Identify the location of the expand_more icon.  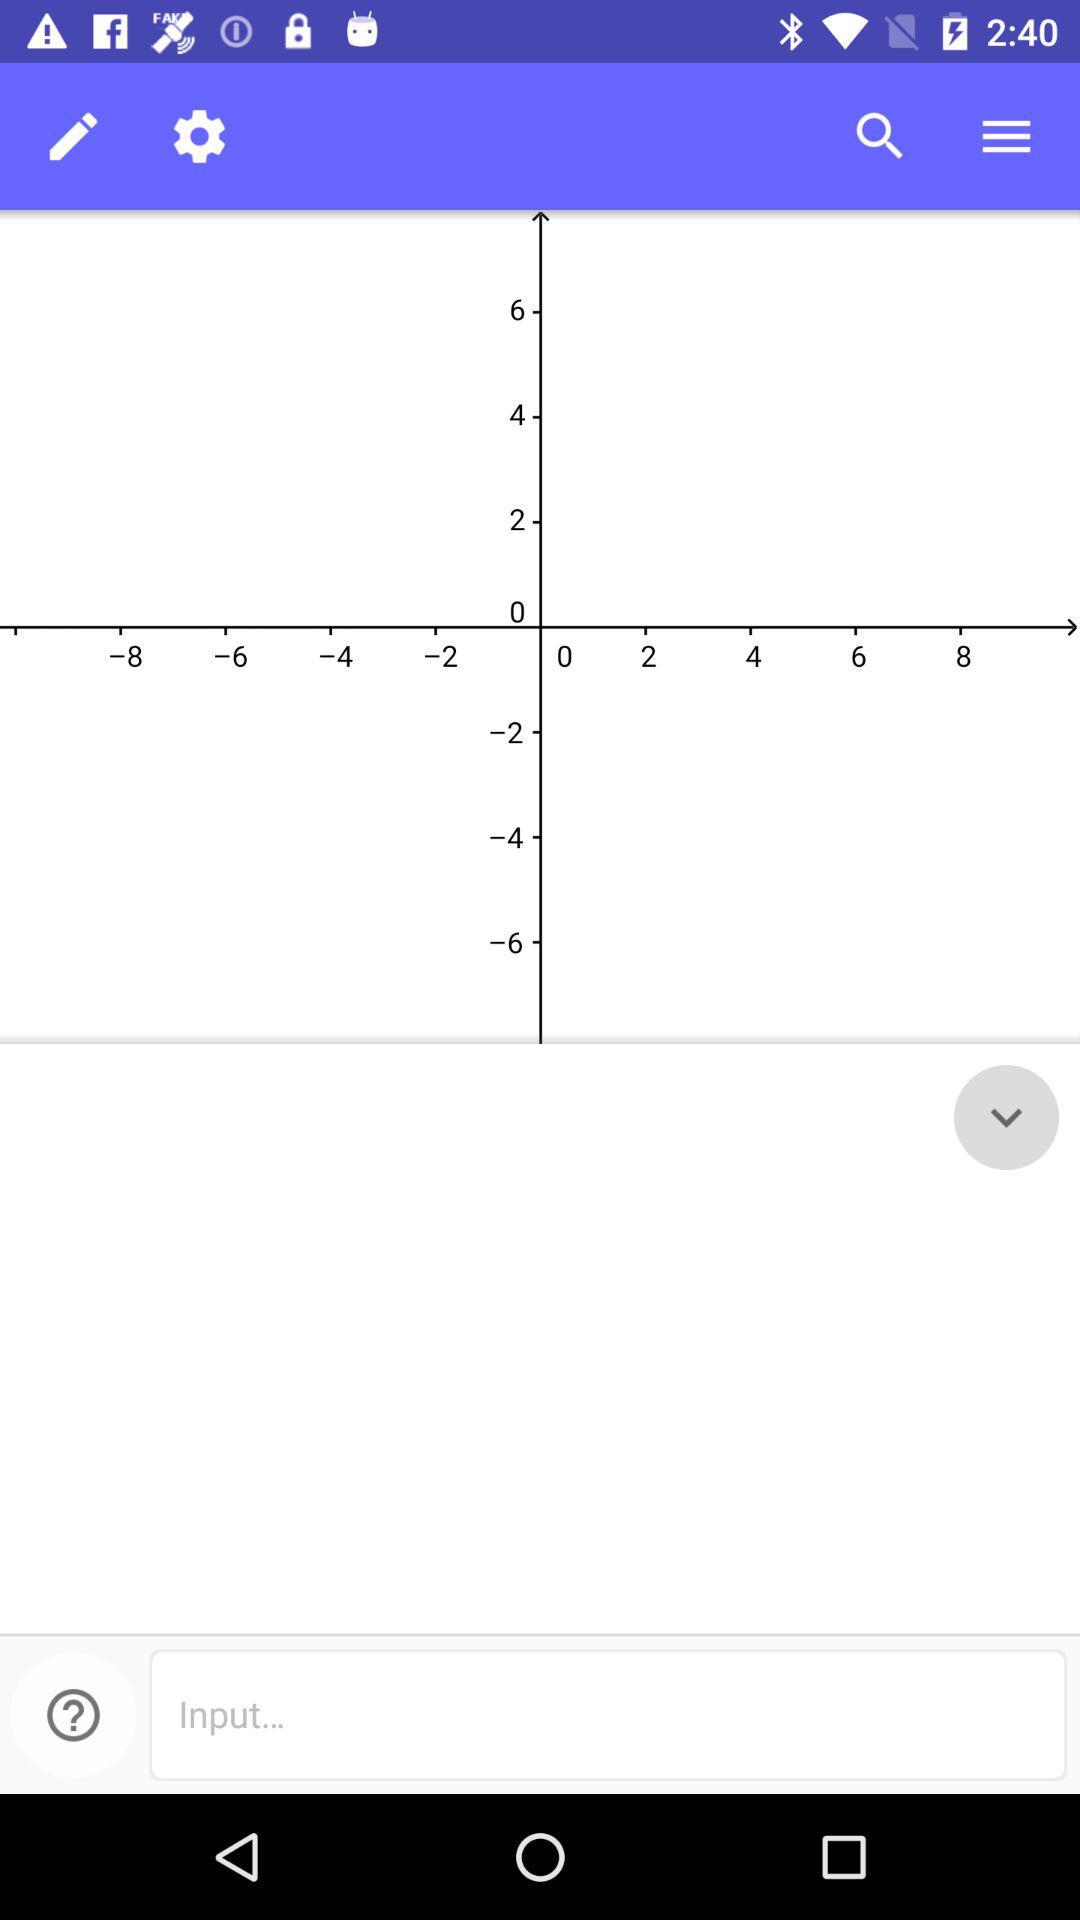
(1006, 1116).